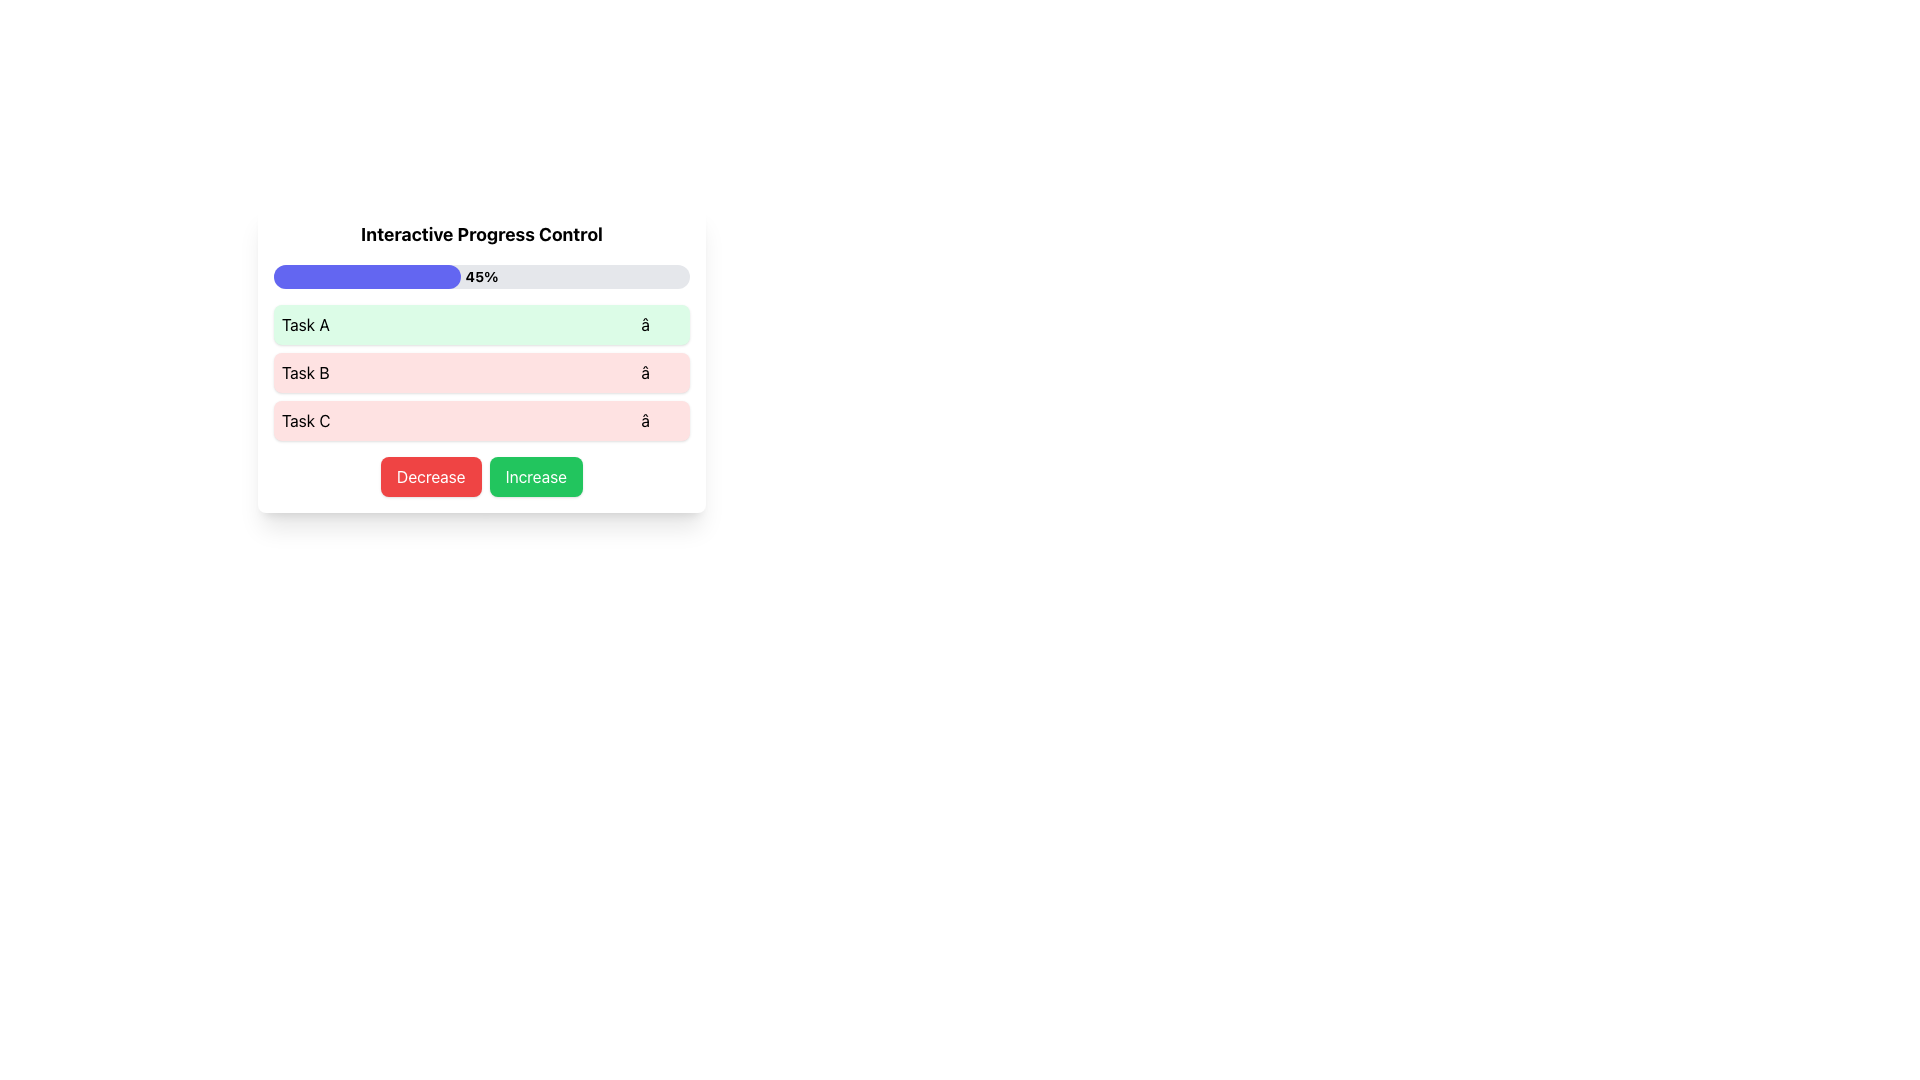 The height and width of the screenshot is (1080, 1920). Describe the element at coordinates (367, 277) in the screenshot. I see `the Progress Indicator that visually conveys a completed percentage of a task or goal, currently at 45%, located in the top section of the 'Interactive Progress Control' card` at that location.